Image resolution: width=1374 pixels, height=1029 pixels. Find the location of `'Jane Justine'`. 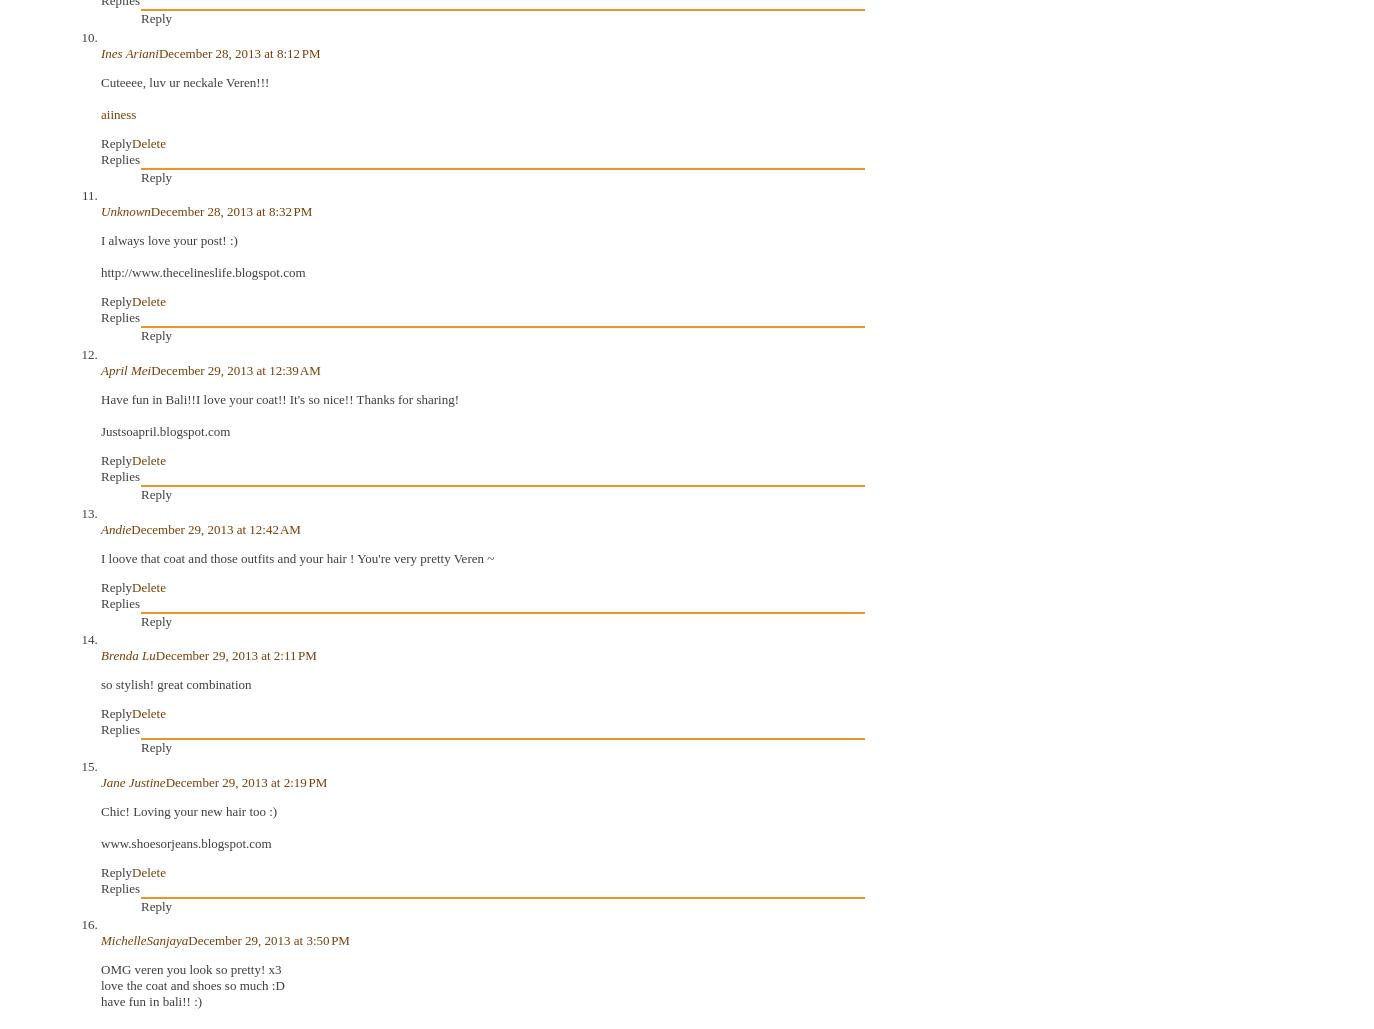

'Jane Justine' is located at coordinates (132, 781).